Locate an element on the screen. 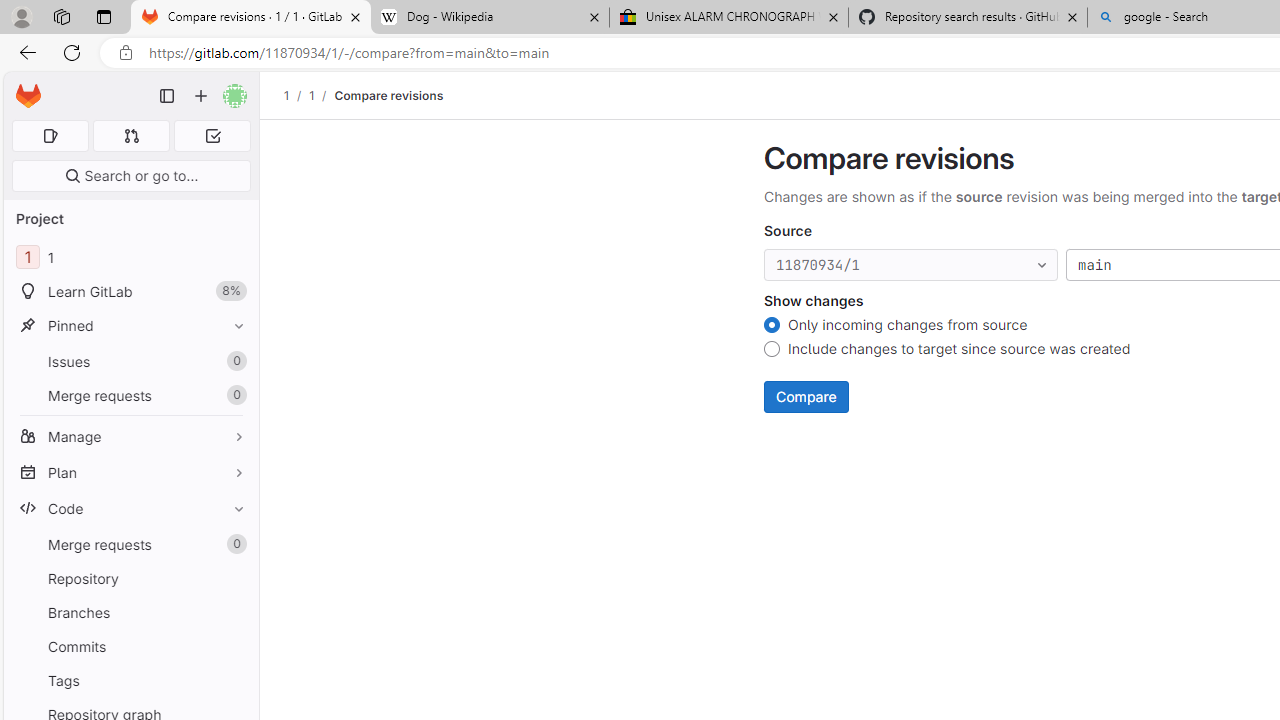 The width and height of the screenshot is (1280, 720). 'Issues0' is located at coordinates (130, 361).